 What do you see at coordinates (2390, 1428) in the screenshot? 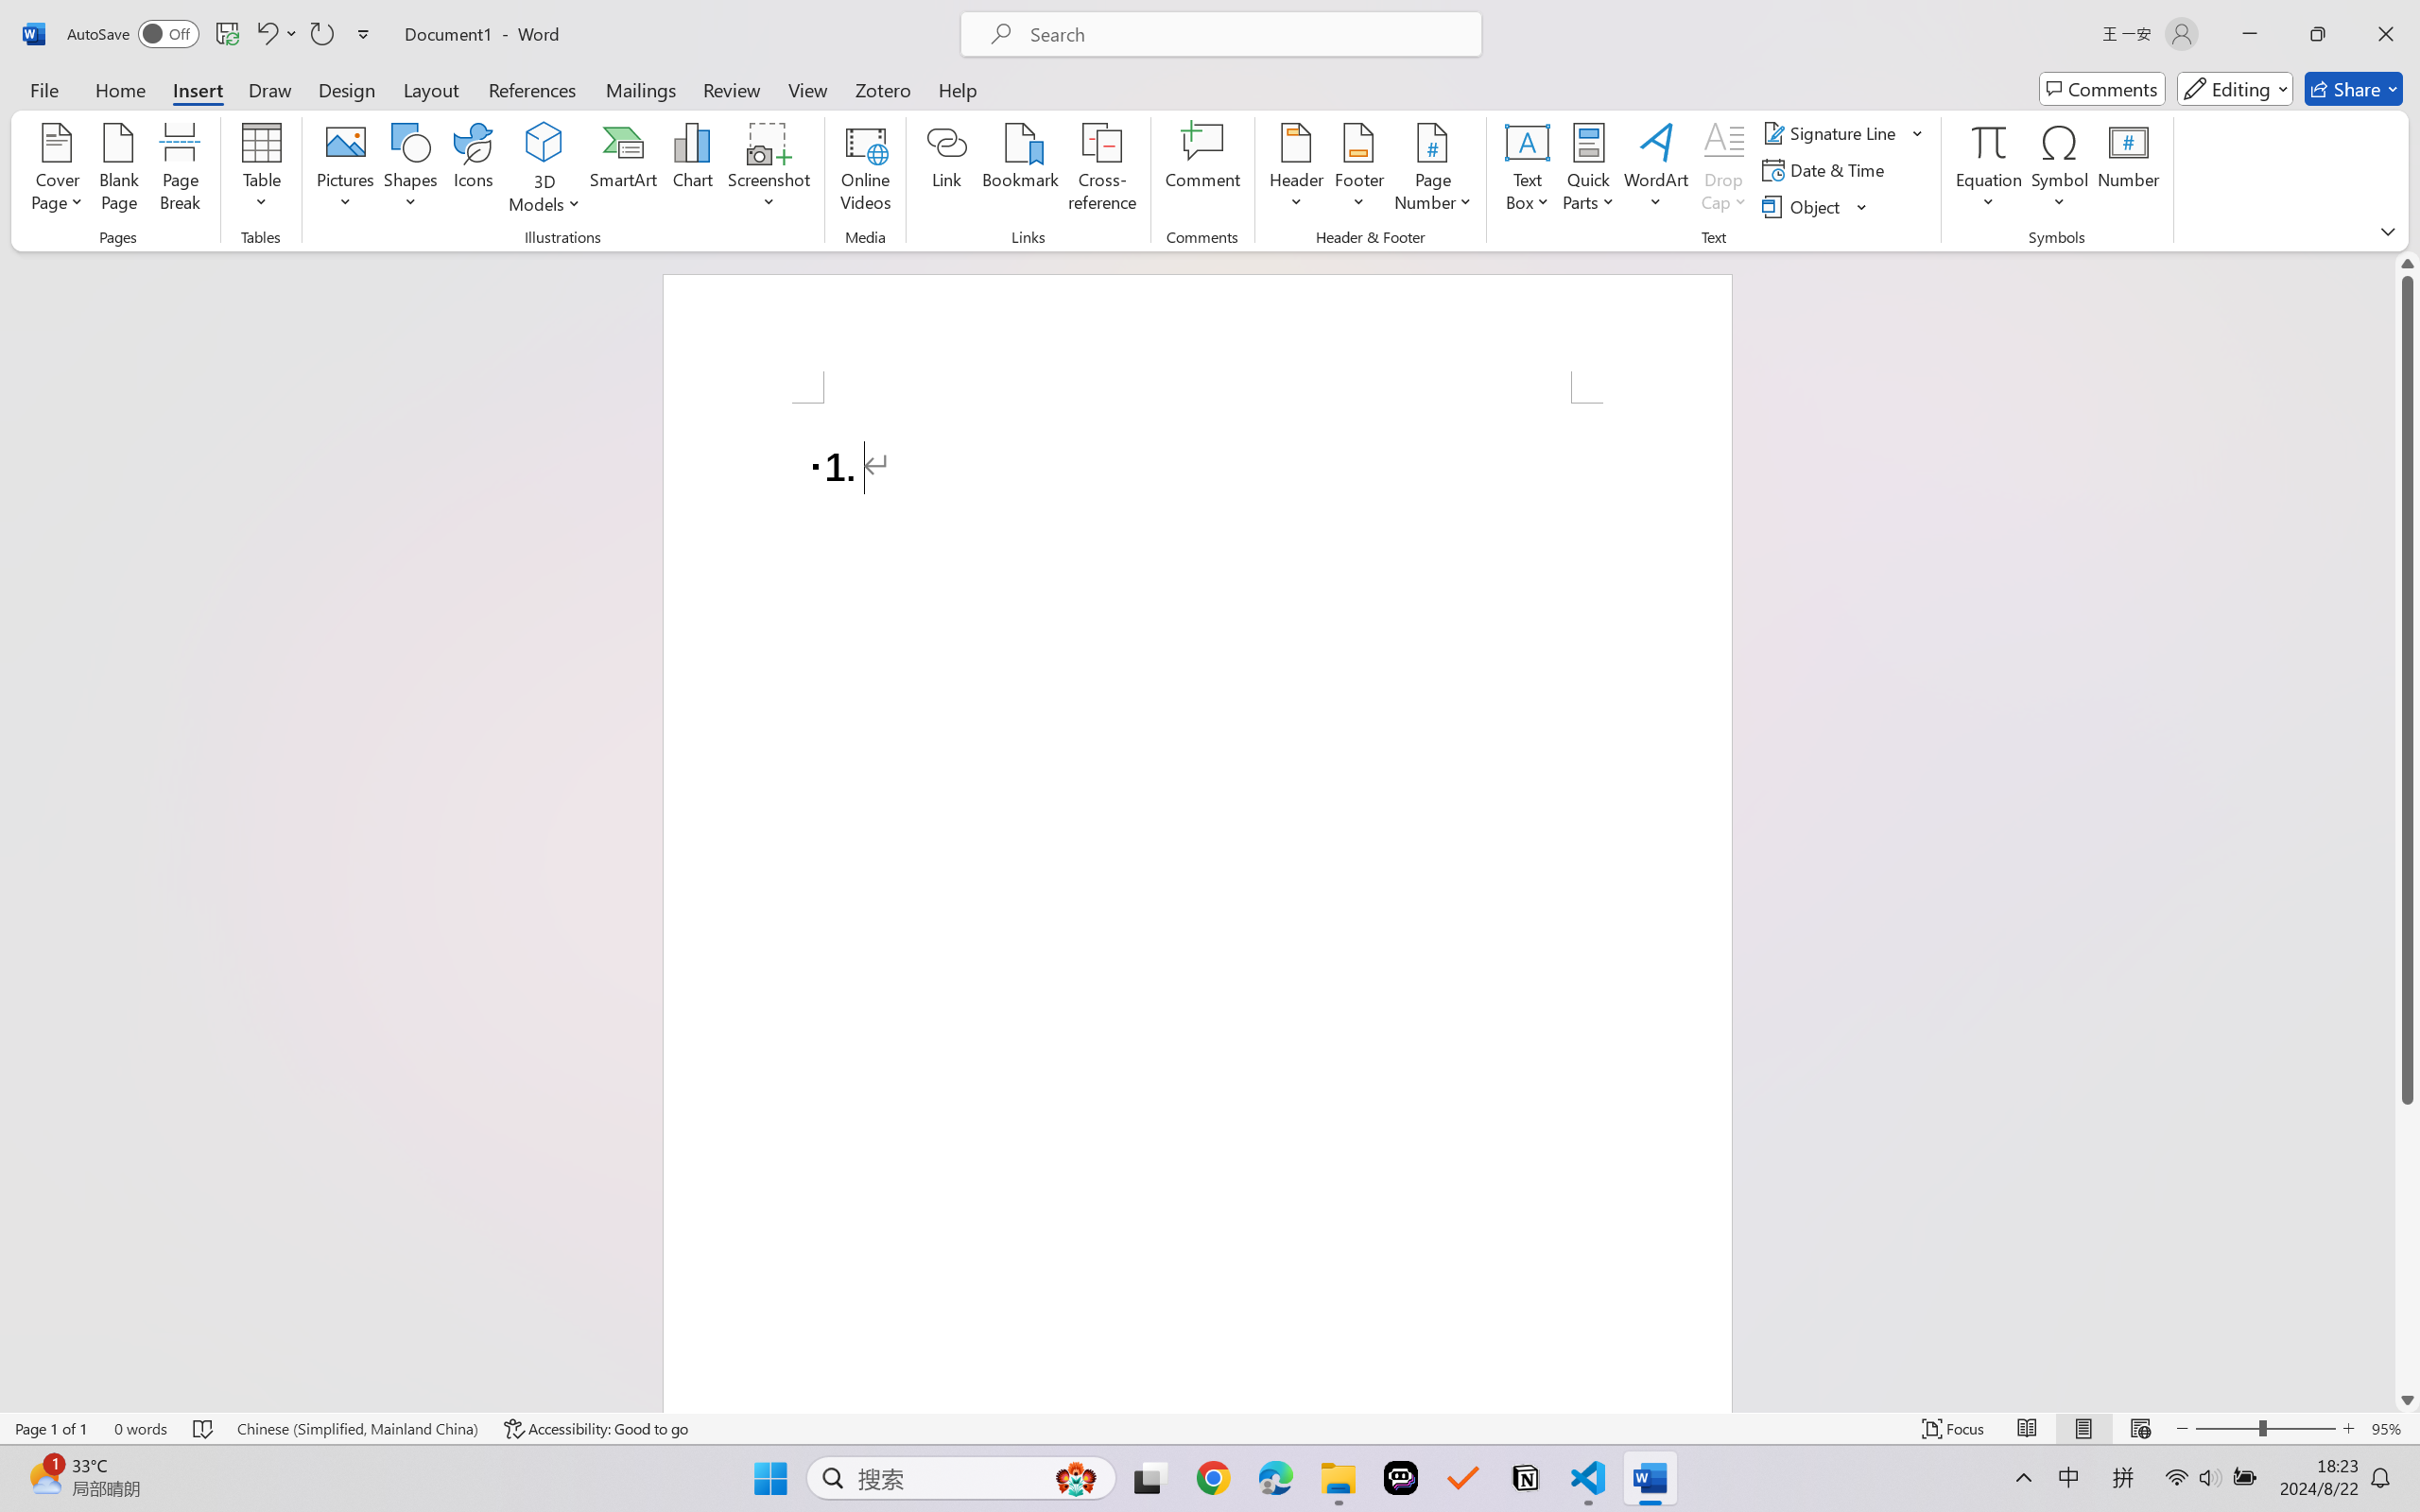
I see `'Zoom 95%'` at bounding box center [2390, 1428].